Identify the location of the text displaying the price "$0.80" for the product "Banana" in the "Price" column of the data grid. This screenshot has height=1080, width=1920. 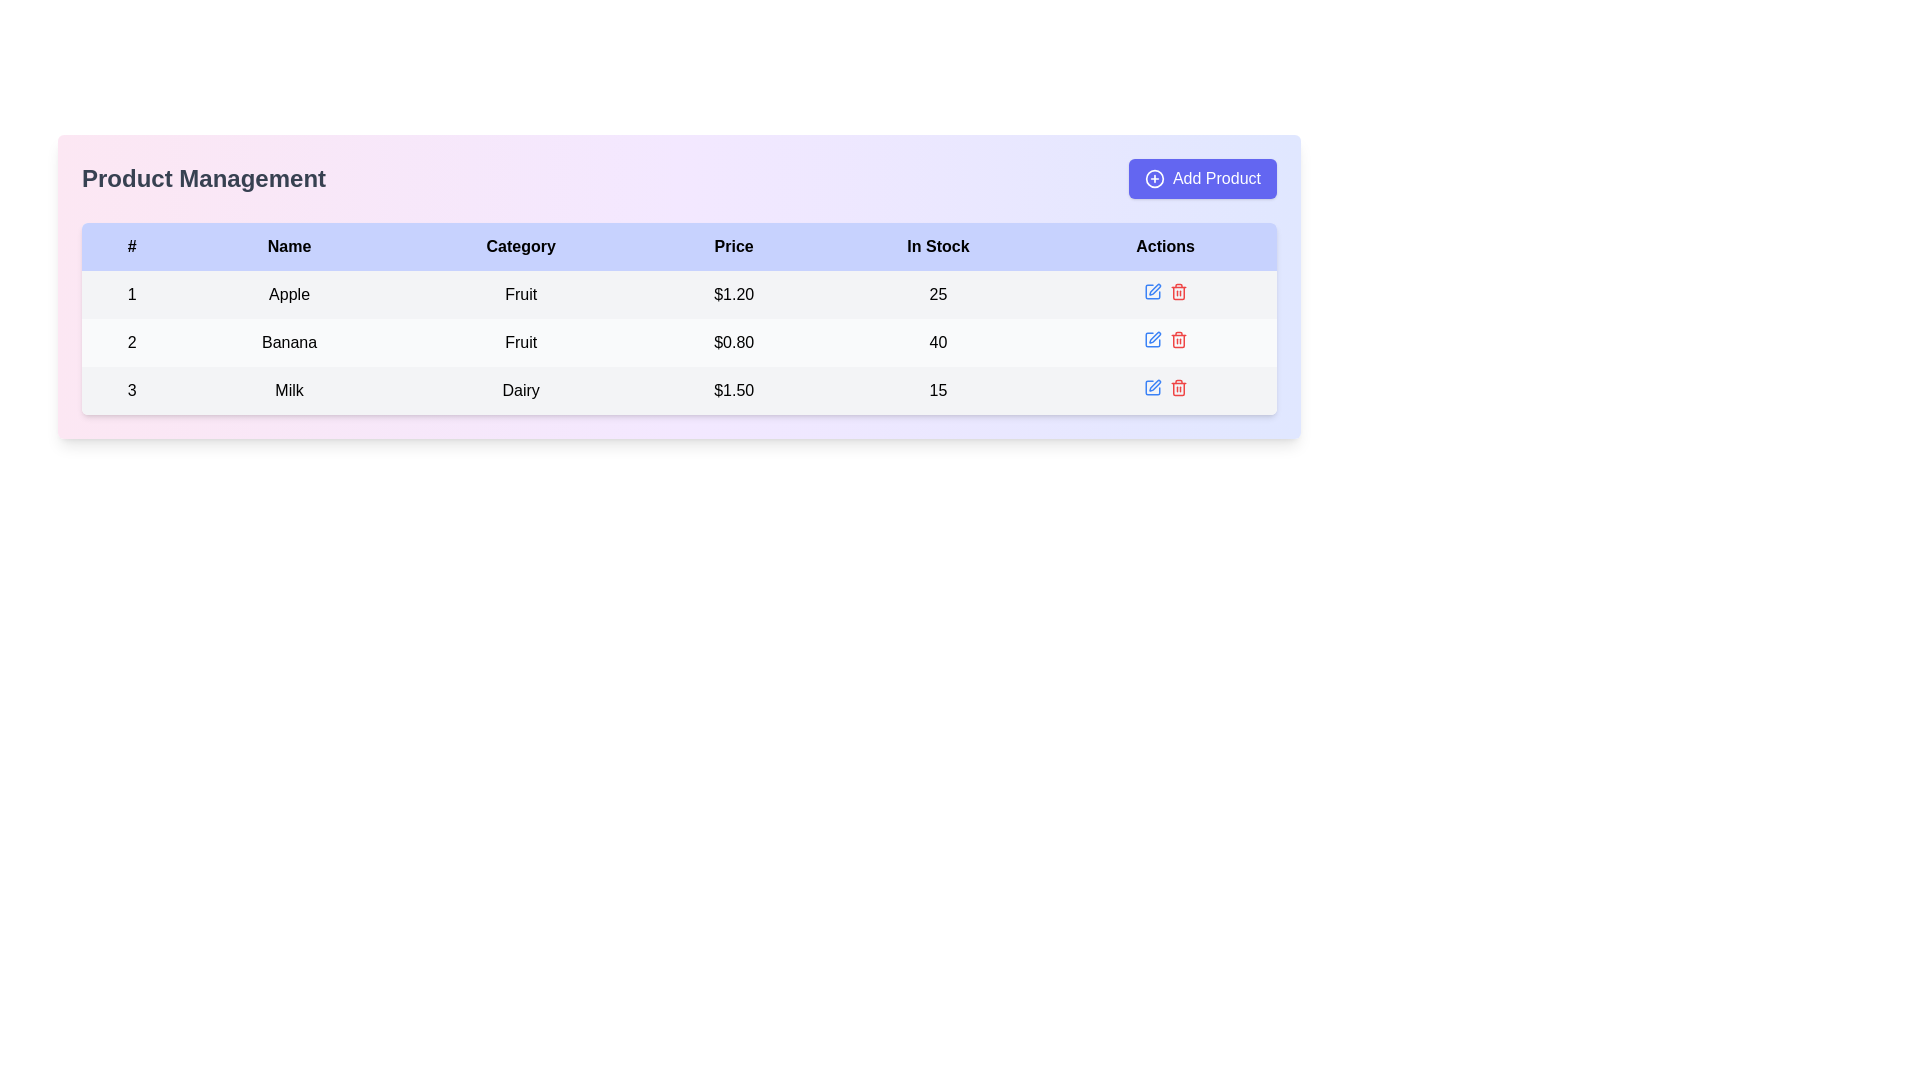
(733, 342).